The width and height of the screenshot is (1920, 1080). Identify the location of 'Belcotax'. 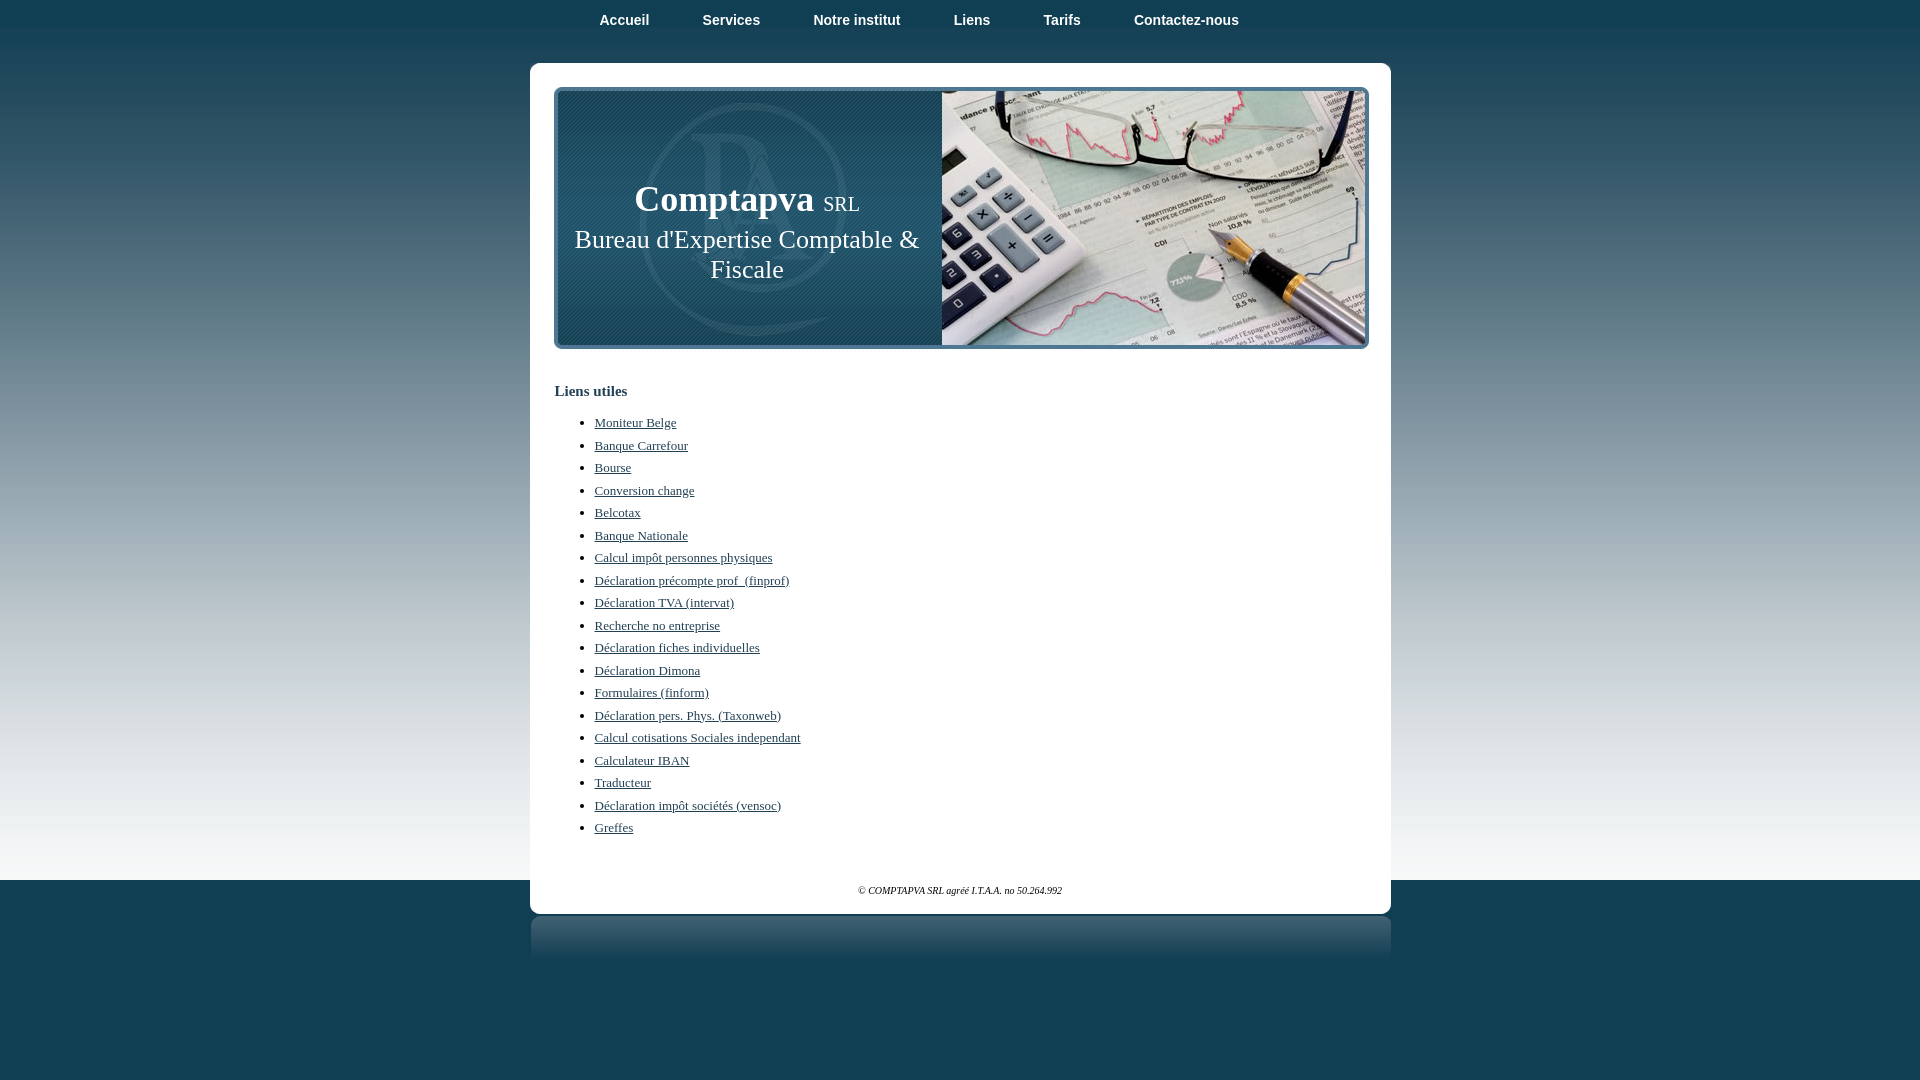
(616, 511).